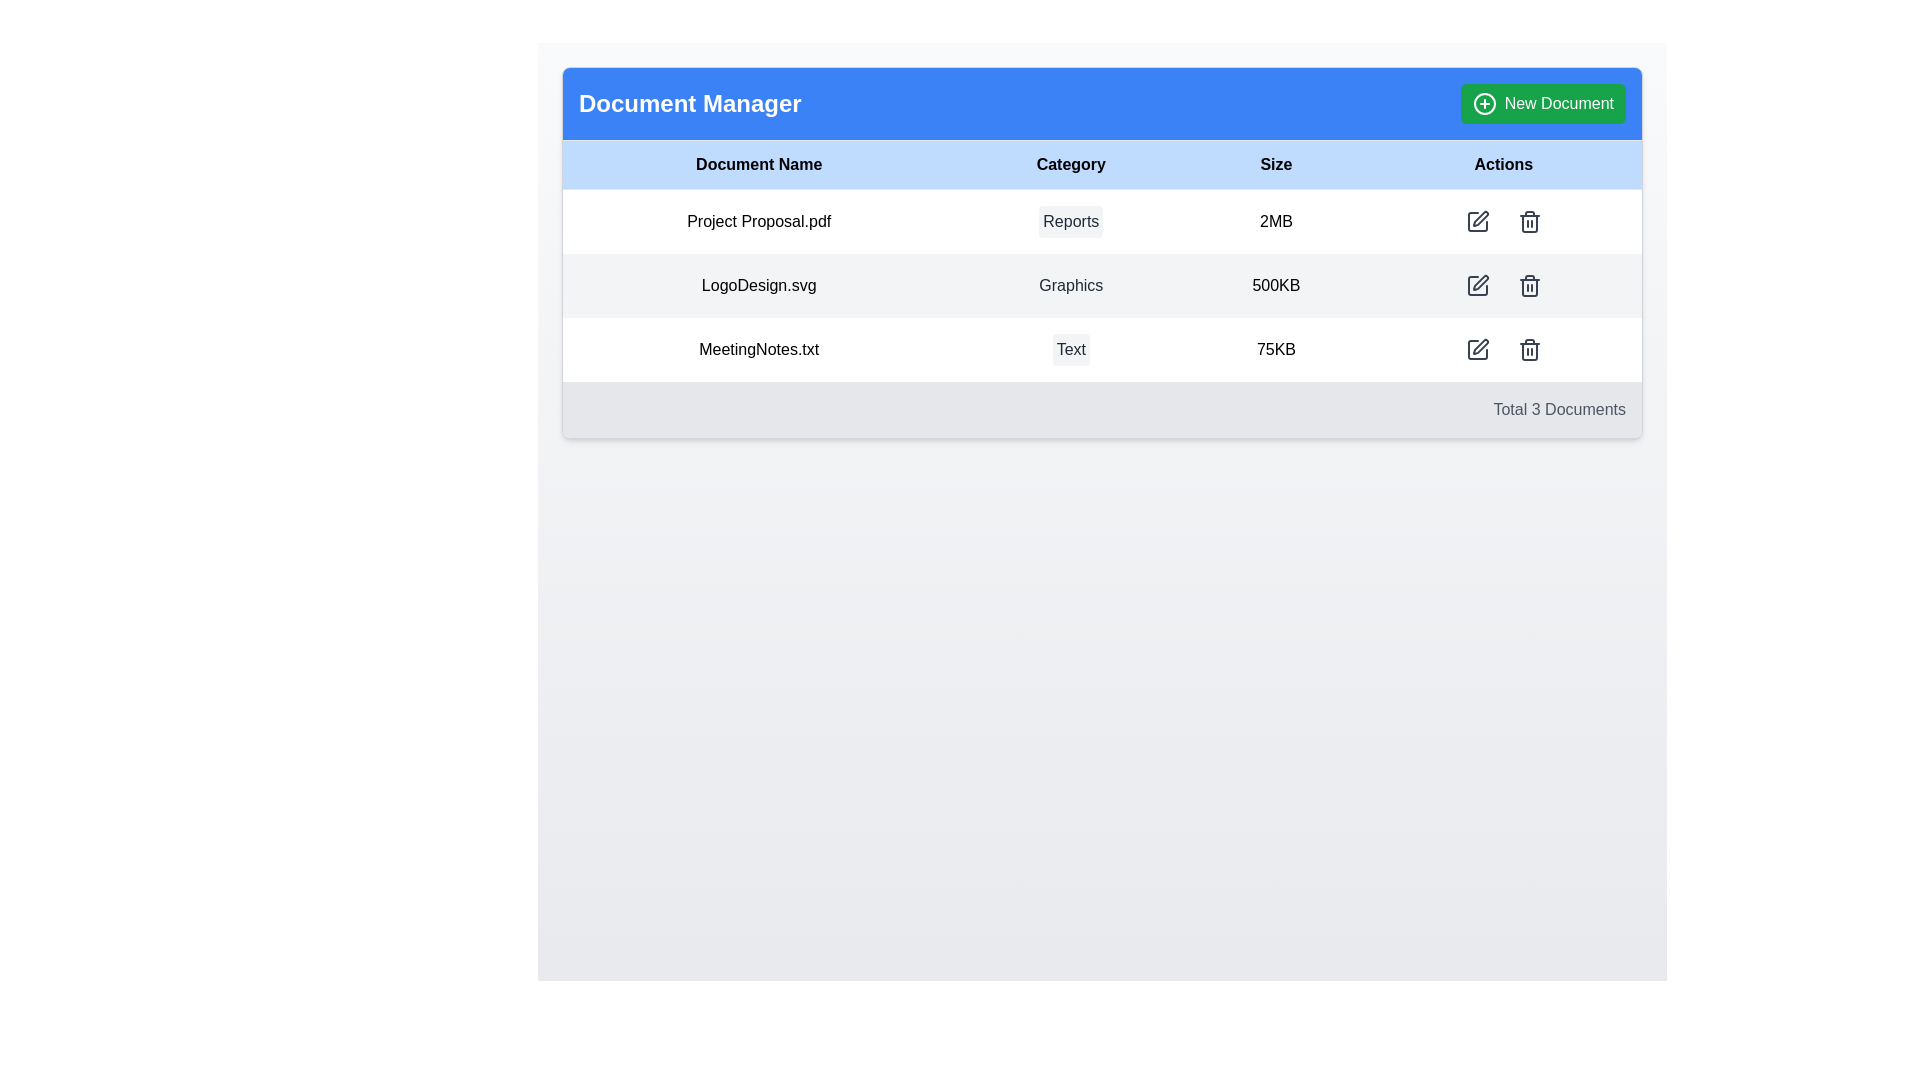  What do you see at coordinates (1477, 222) in the screenshot?
I see `the editing icon button located in the 'Actions' column of the first row, next to the 'Size' column displaying '2MB' and horizontally aligned with 'Project Proposal.pdf' to initiate editing` at bounding box center [1477, 222].